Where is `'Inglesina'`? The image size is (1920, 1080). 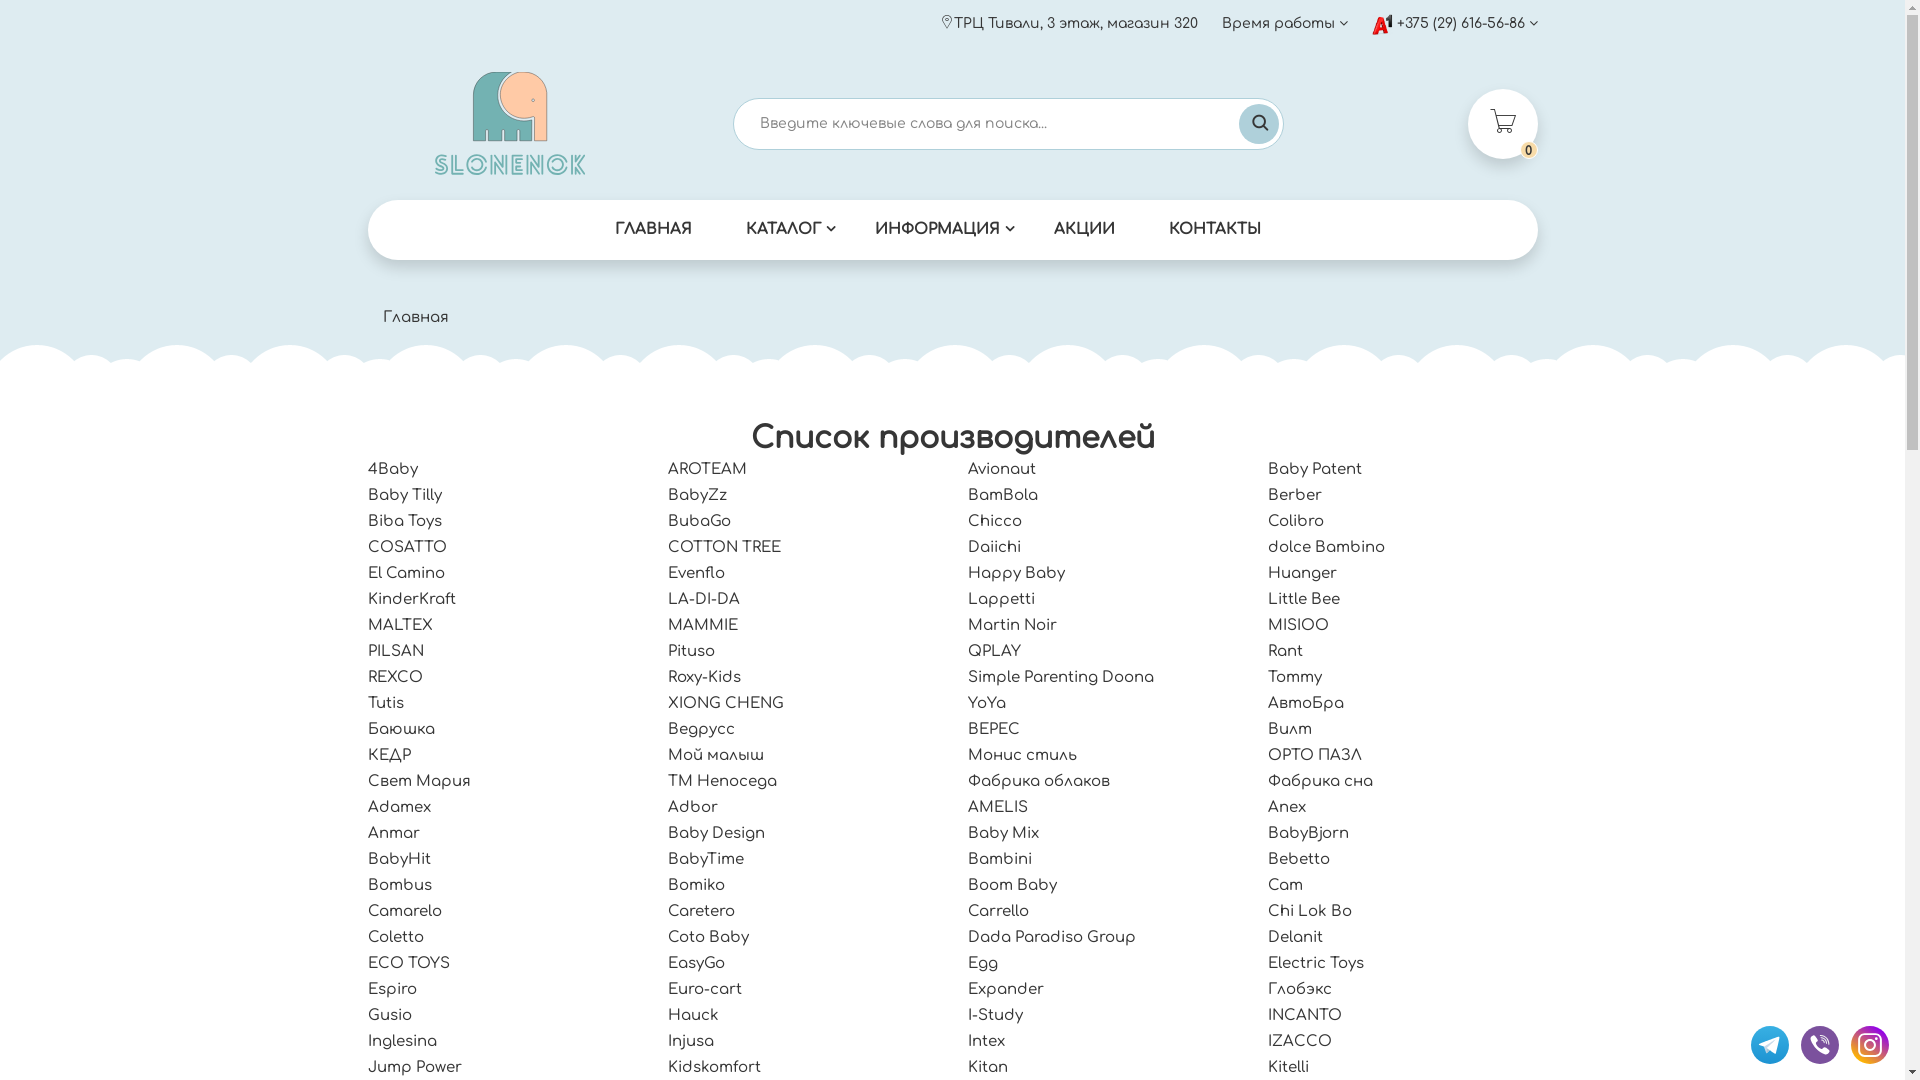 'Inglesina' is located at coordinates (401, 1040).